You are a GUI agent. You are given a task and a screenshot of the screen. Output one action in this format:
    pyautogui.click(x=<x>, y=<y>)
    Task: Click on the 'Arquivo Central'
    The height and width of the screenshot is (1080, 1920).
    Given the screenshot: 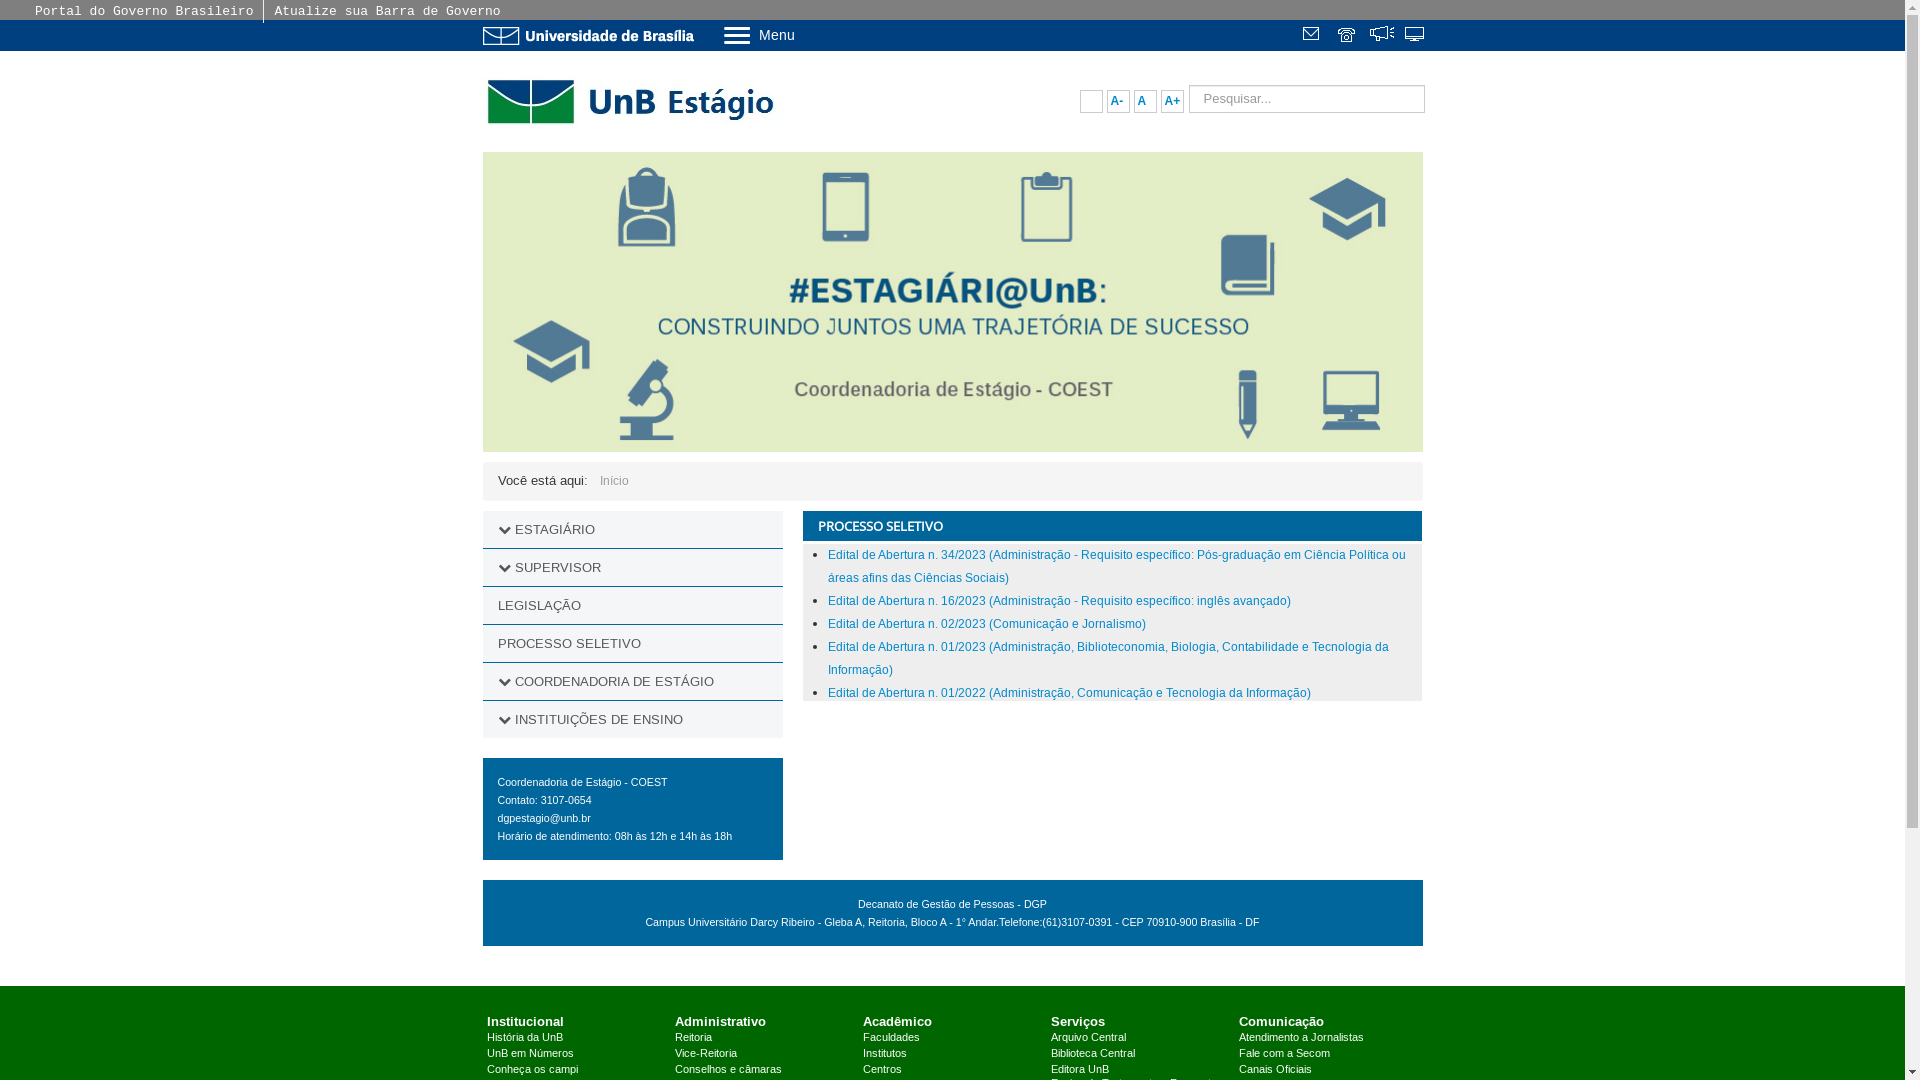 What is the action you would take?
    pyautogui.click(x=1087, y=1036)
    